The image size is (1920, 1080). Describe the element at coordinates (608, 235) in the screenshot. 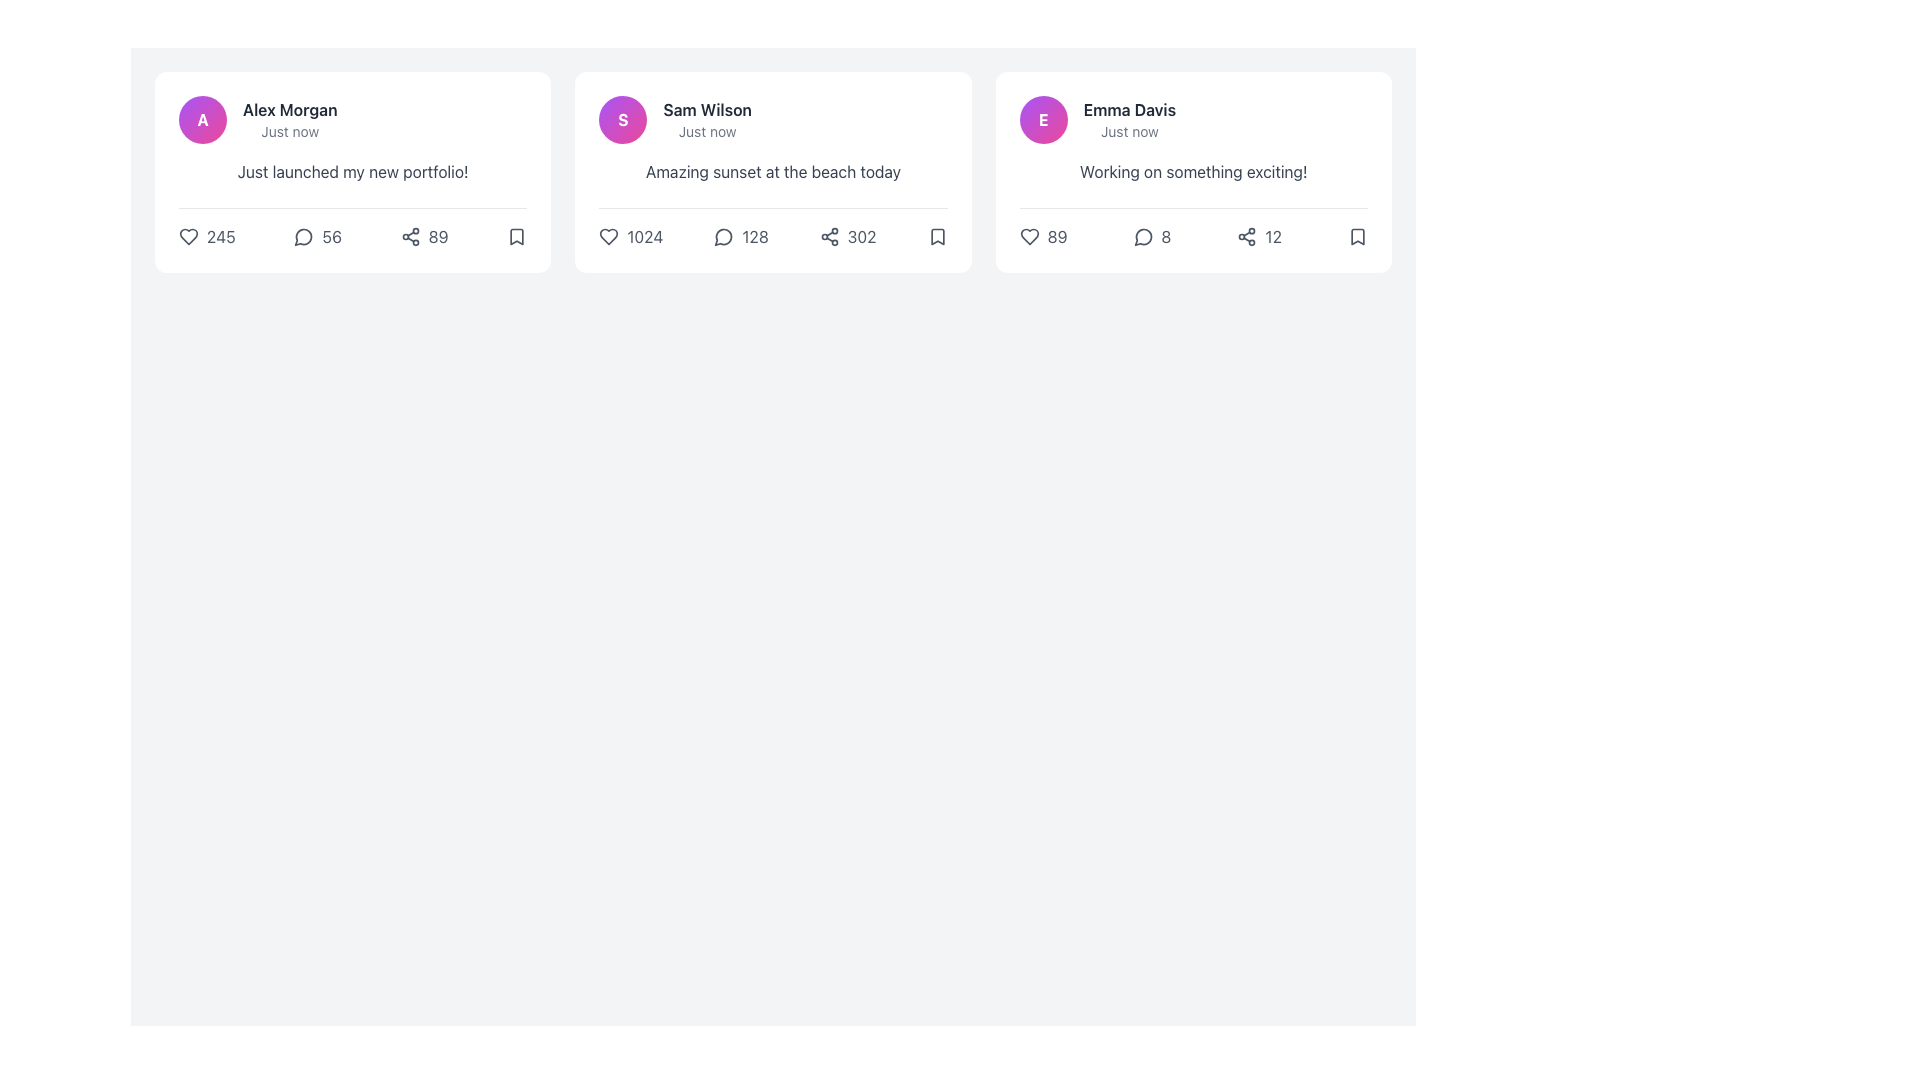

I see `the 'like' or 'favorite' icon located at the bottom-left corner of the second card in a three-card layout` at that location.